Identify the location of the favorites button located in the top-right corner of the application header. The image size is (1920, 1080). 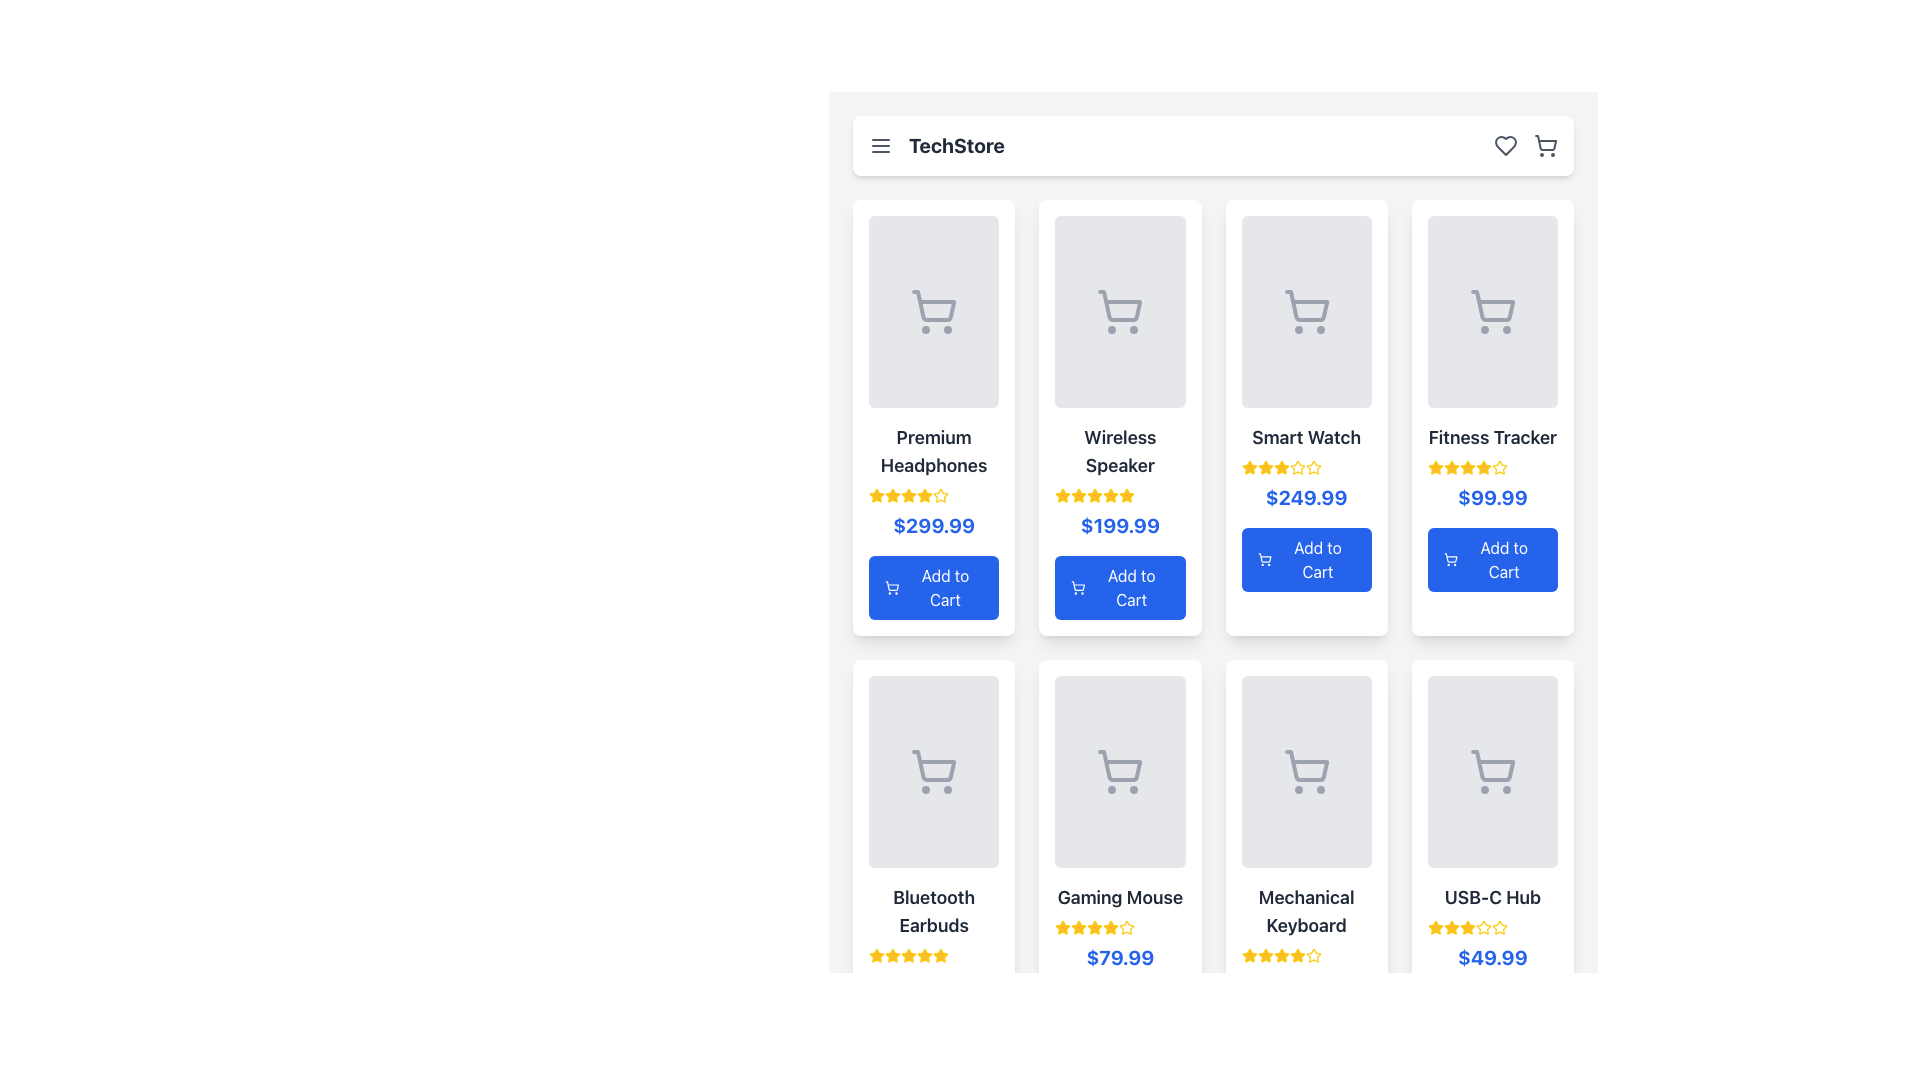
(1506, 145).